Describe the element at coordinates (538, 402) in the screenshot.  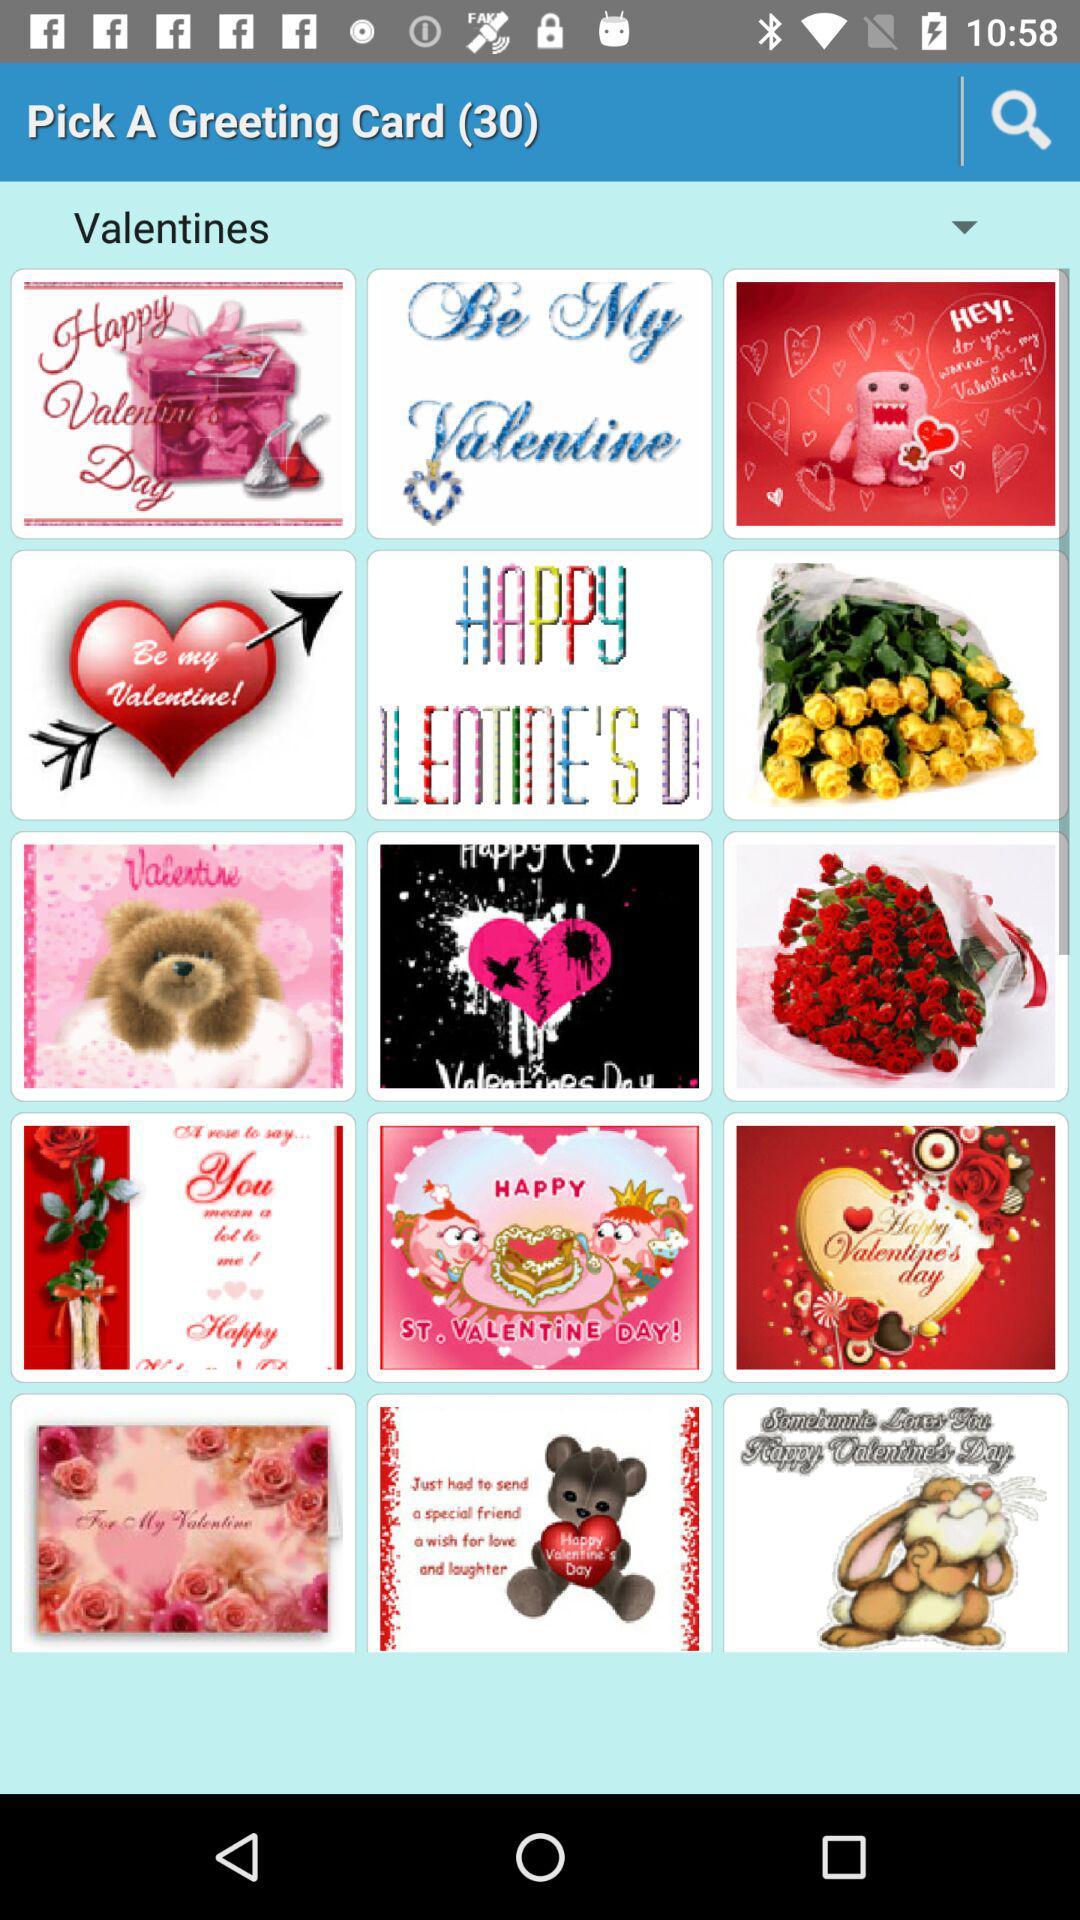
I see `to choose/pick a card` at that location.